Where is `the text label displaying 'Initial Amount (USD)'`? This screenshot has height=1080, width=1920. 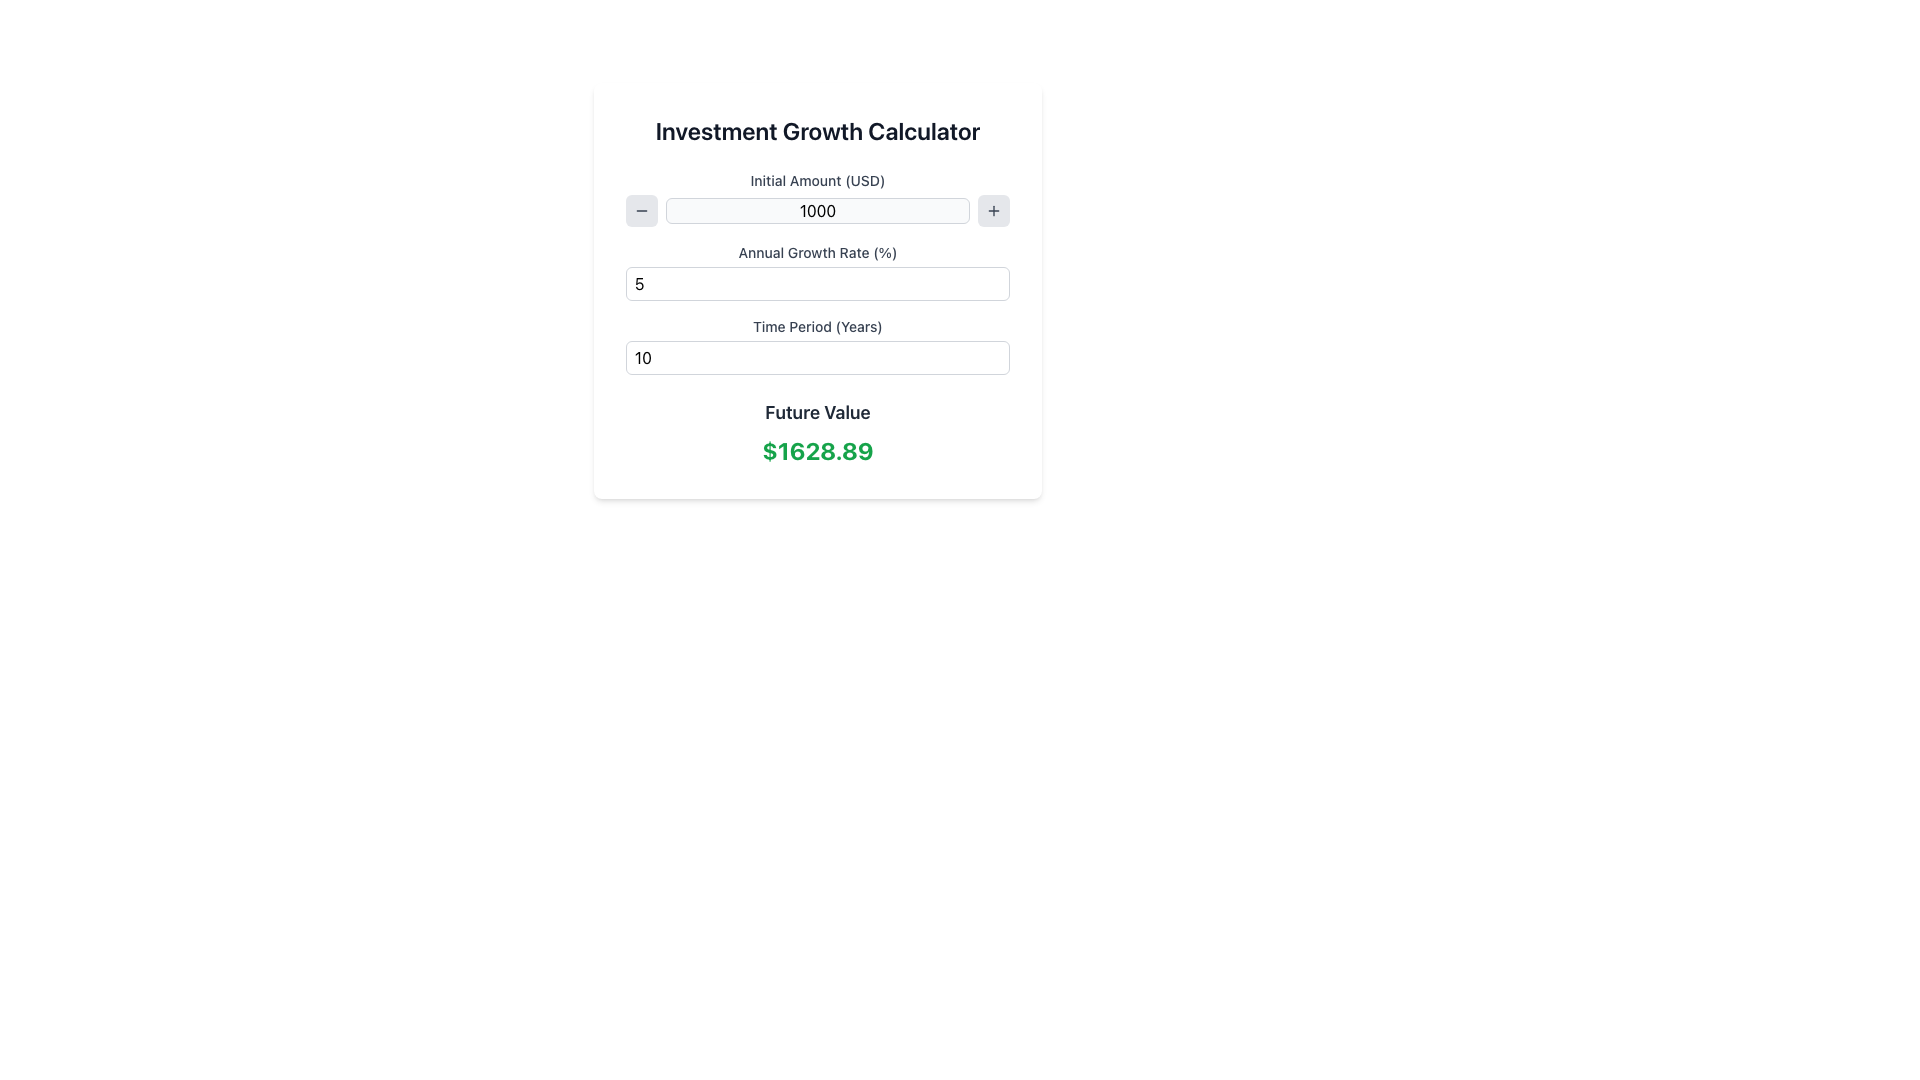 the text label displaying 'Initial Amount (USD)' is located at coordinates (817, 181).